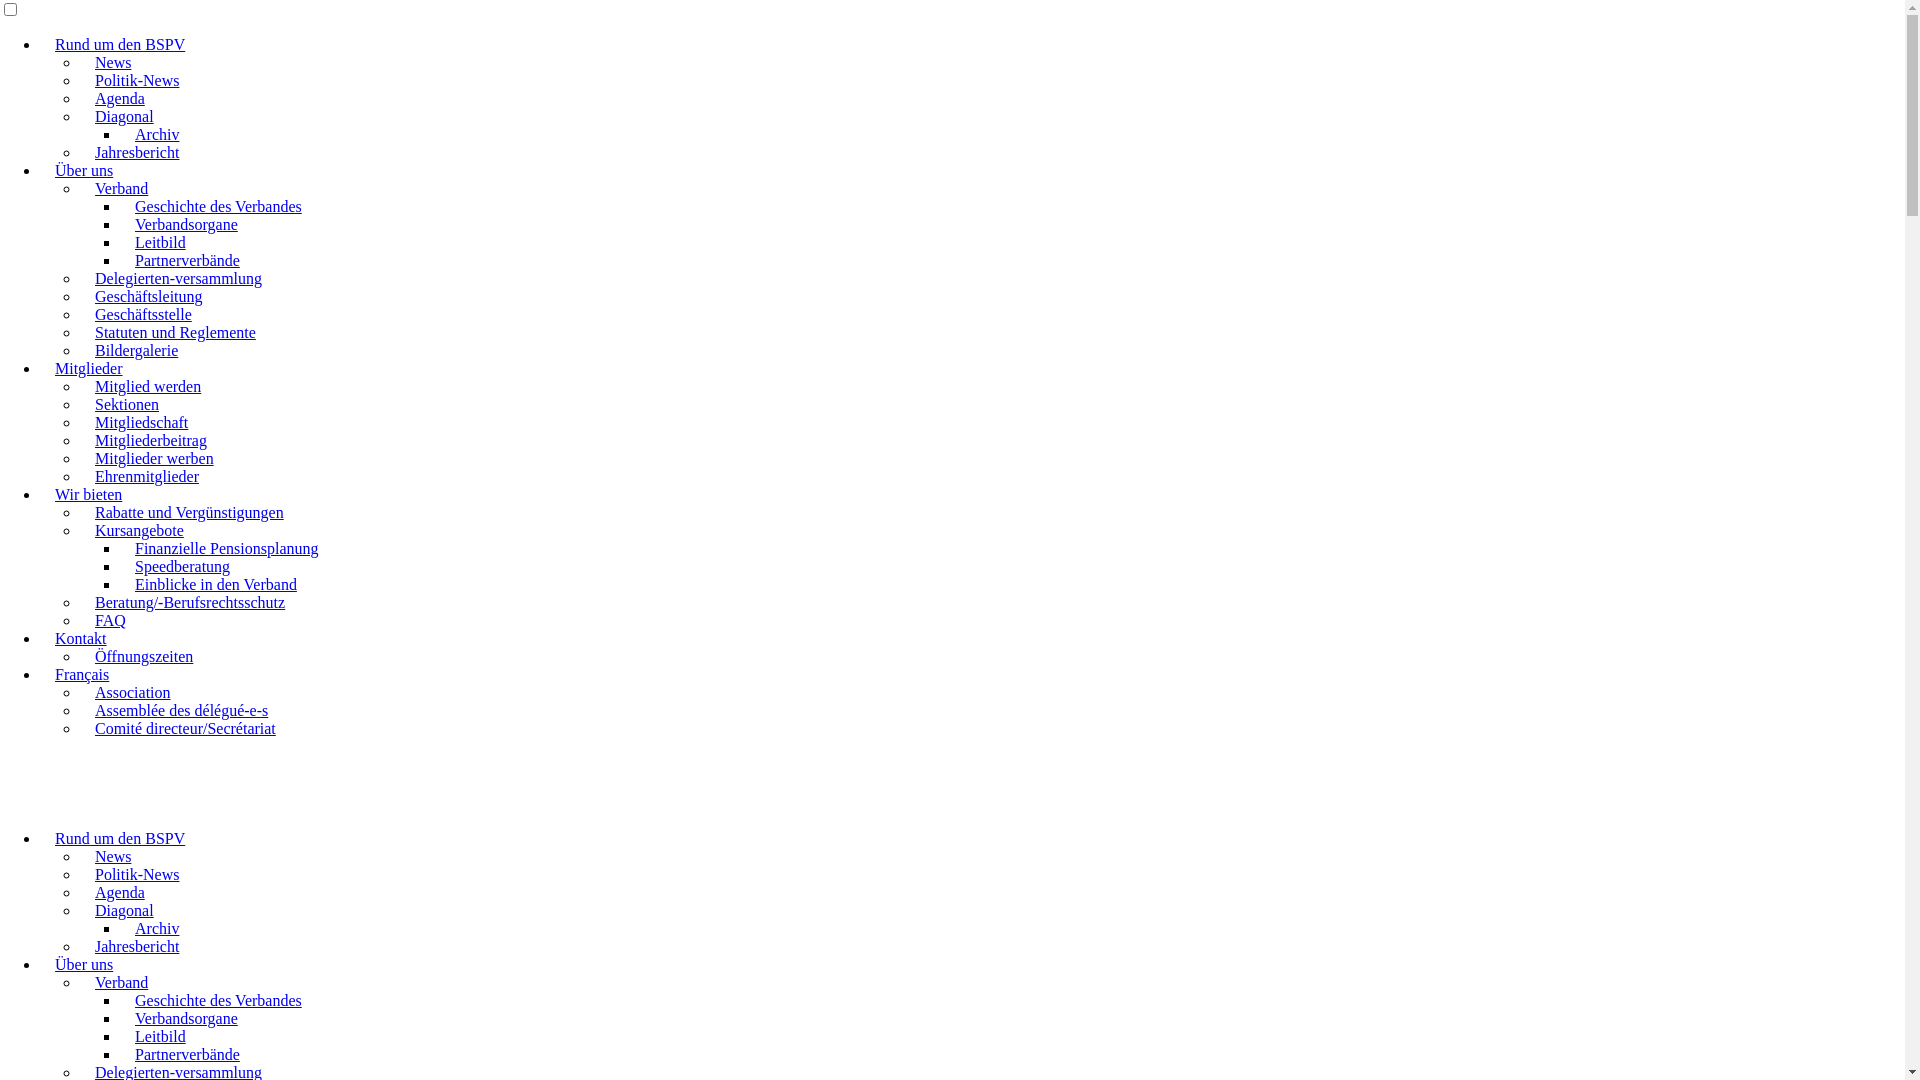 The height and width of the screenshot is (1080, 1920). What do you see at coordinates (135, 349) in the screenshot?
I see `'Bildergalerie'` at bounding box center [135, 349].